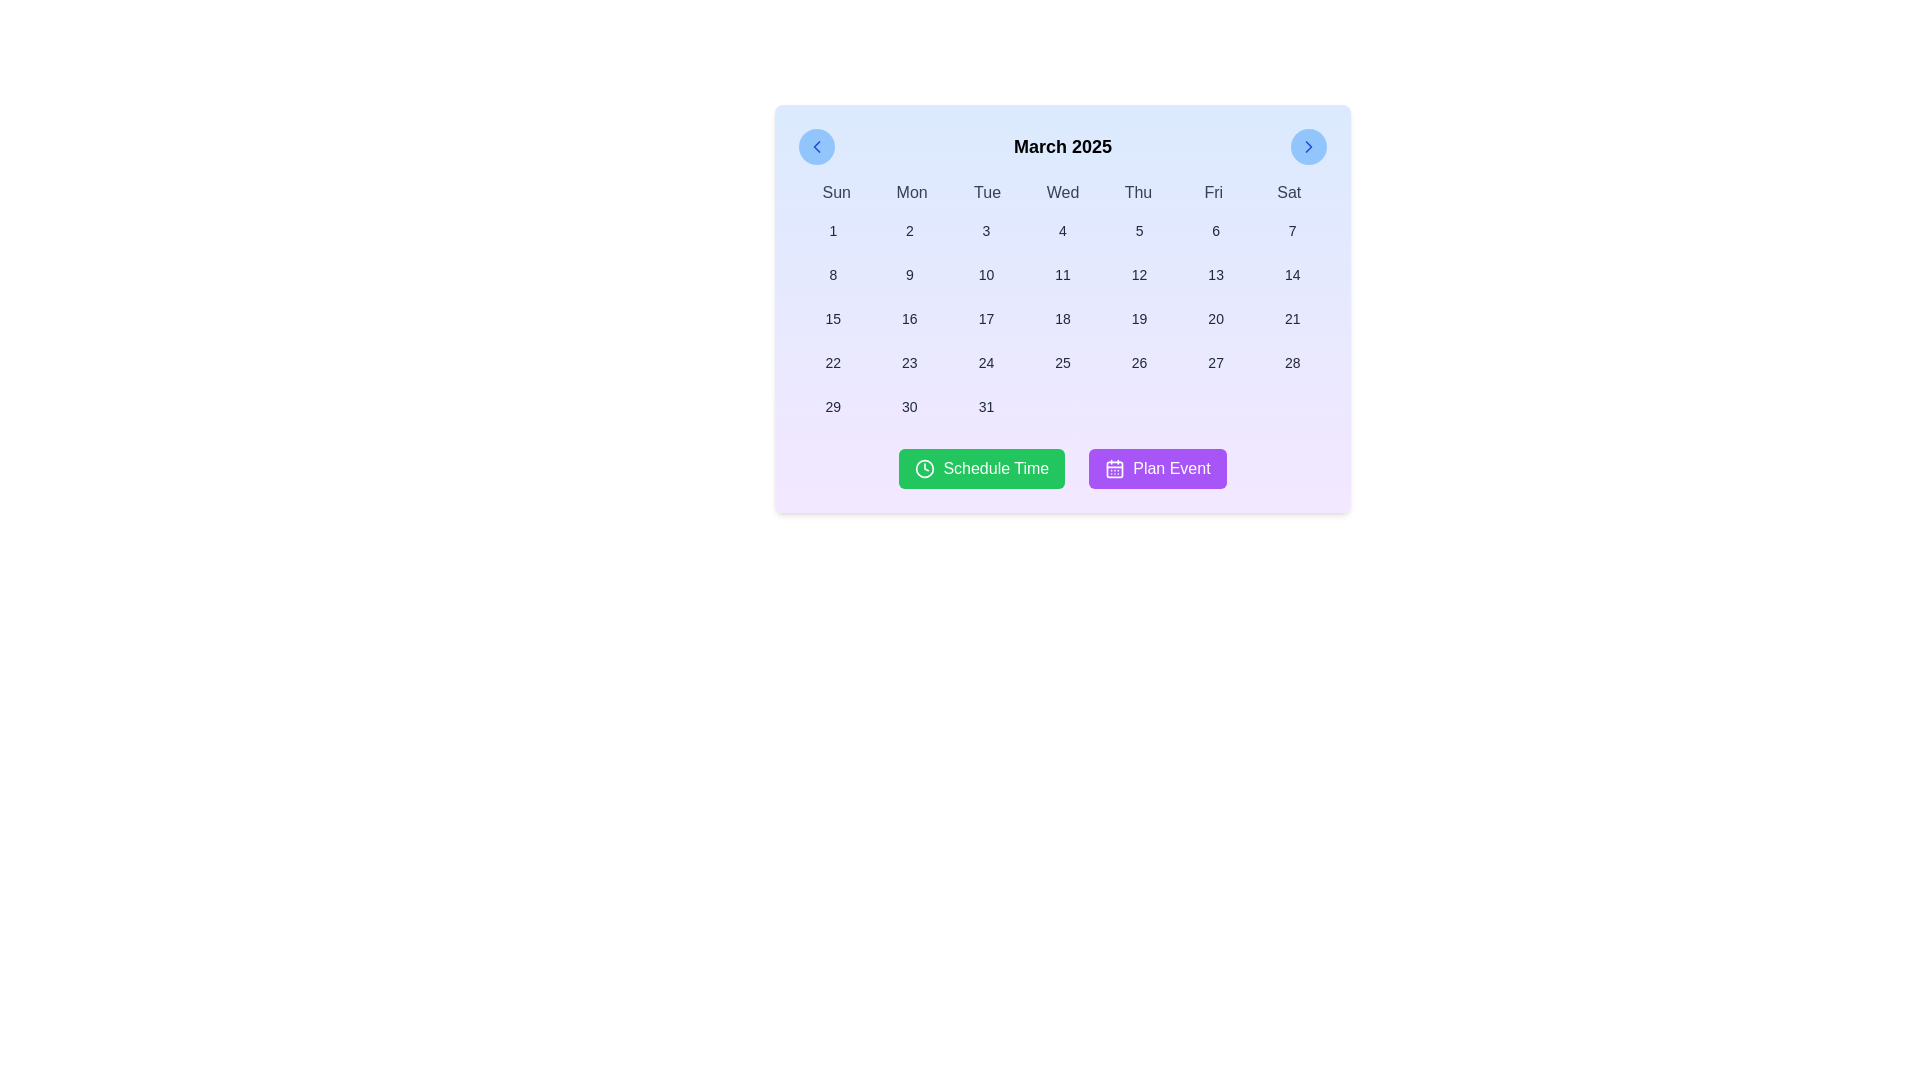 The width and height of the screenshot is (1920, 1080). I want to click on the button labeled '24', located in the fourth row and fourth column of the calendar grid, so click(986, 362).